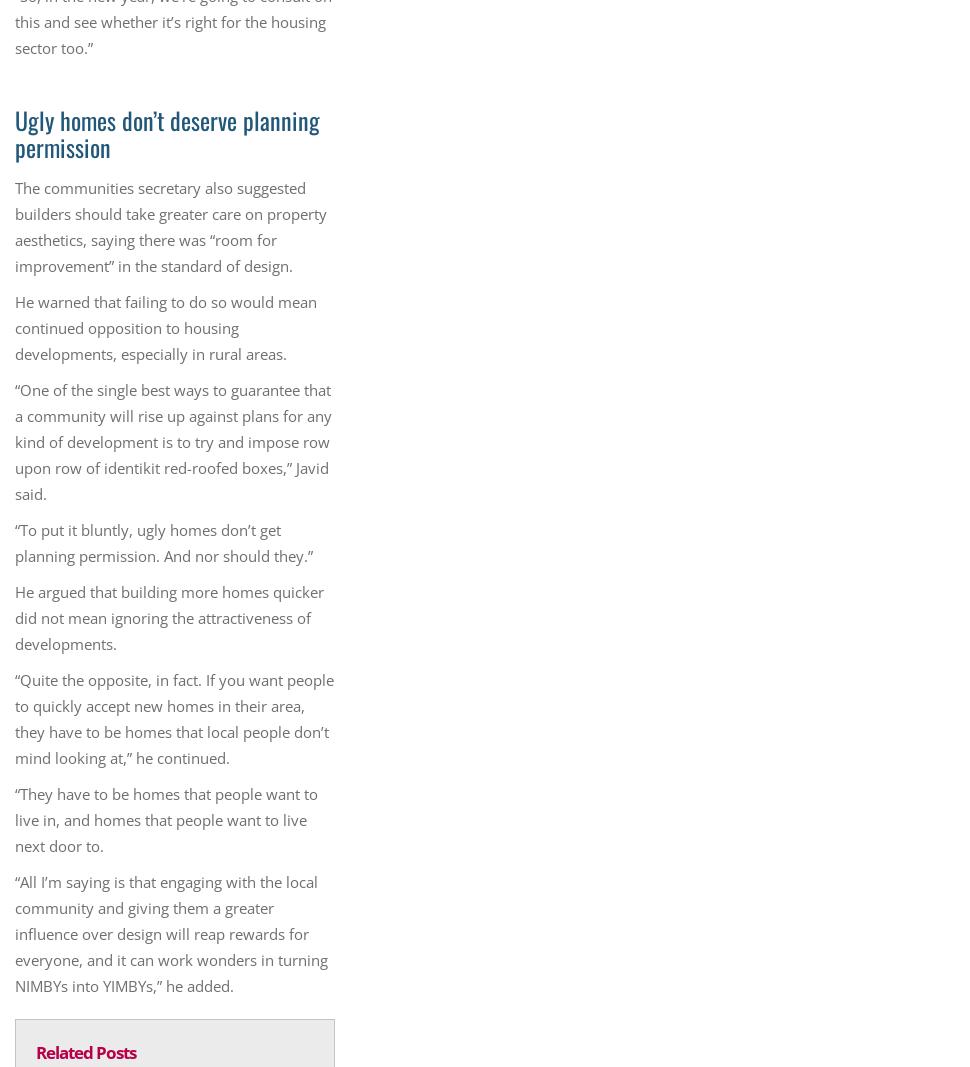 Image resolution: width=970 pixels, height=1067 pixels. Describe the element at coordinates (164, 327) in the screenshot. I see `'He warned that failing to do so would mean continued opposition to housing developments, especially in rural areas.'` at that location.